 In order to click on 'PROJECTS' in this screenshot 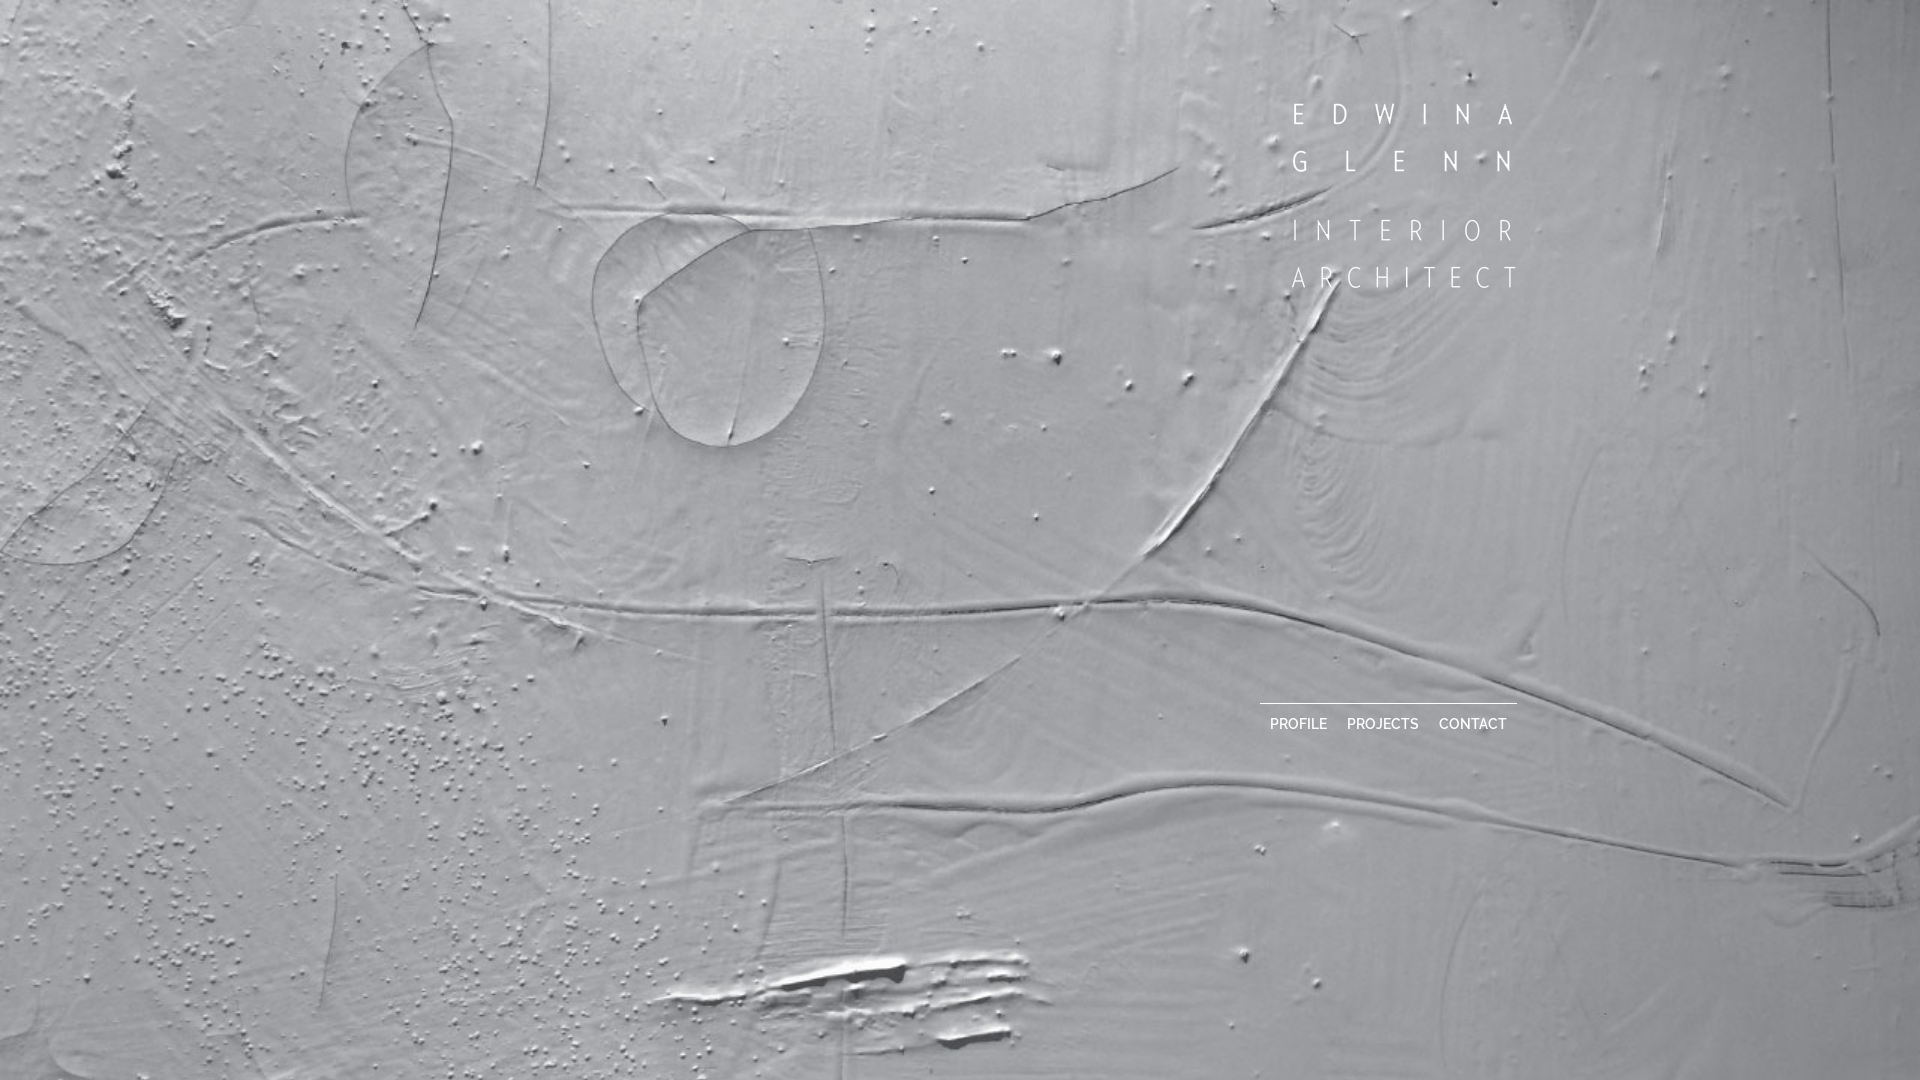, I will do `click(1337, 722)`.